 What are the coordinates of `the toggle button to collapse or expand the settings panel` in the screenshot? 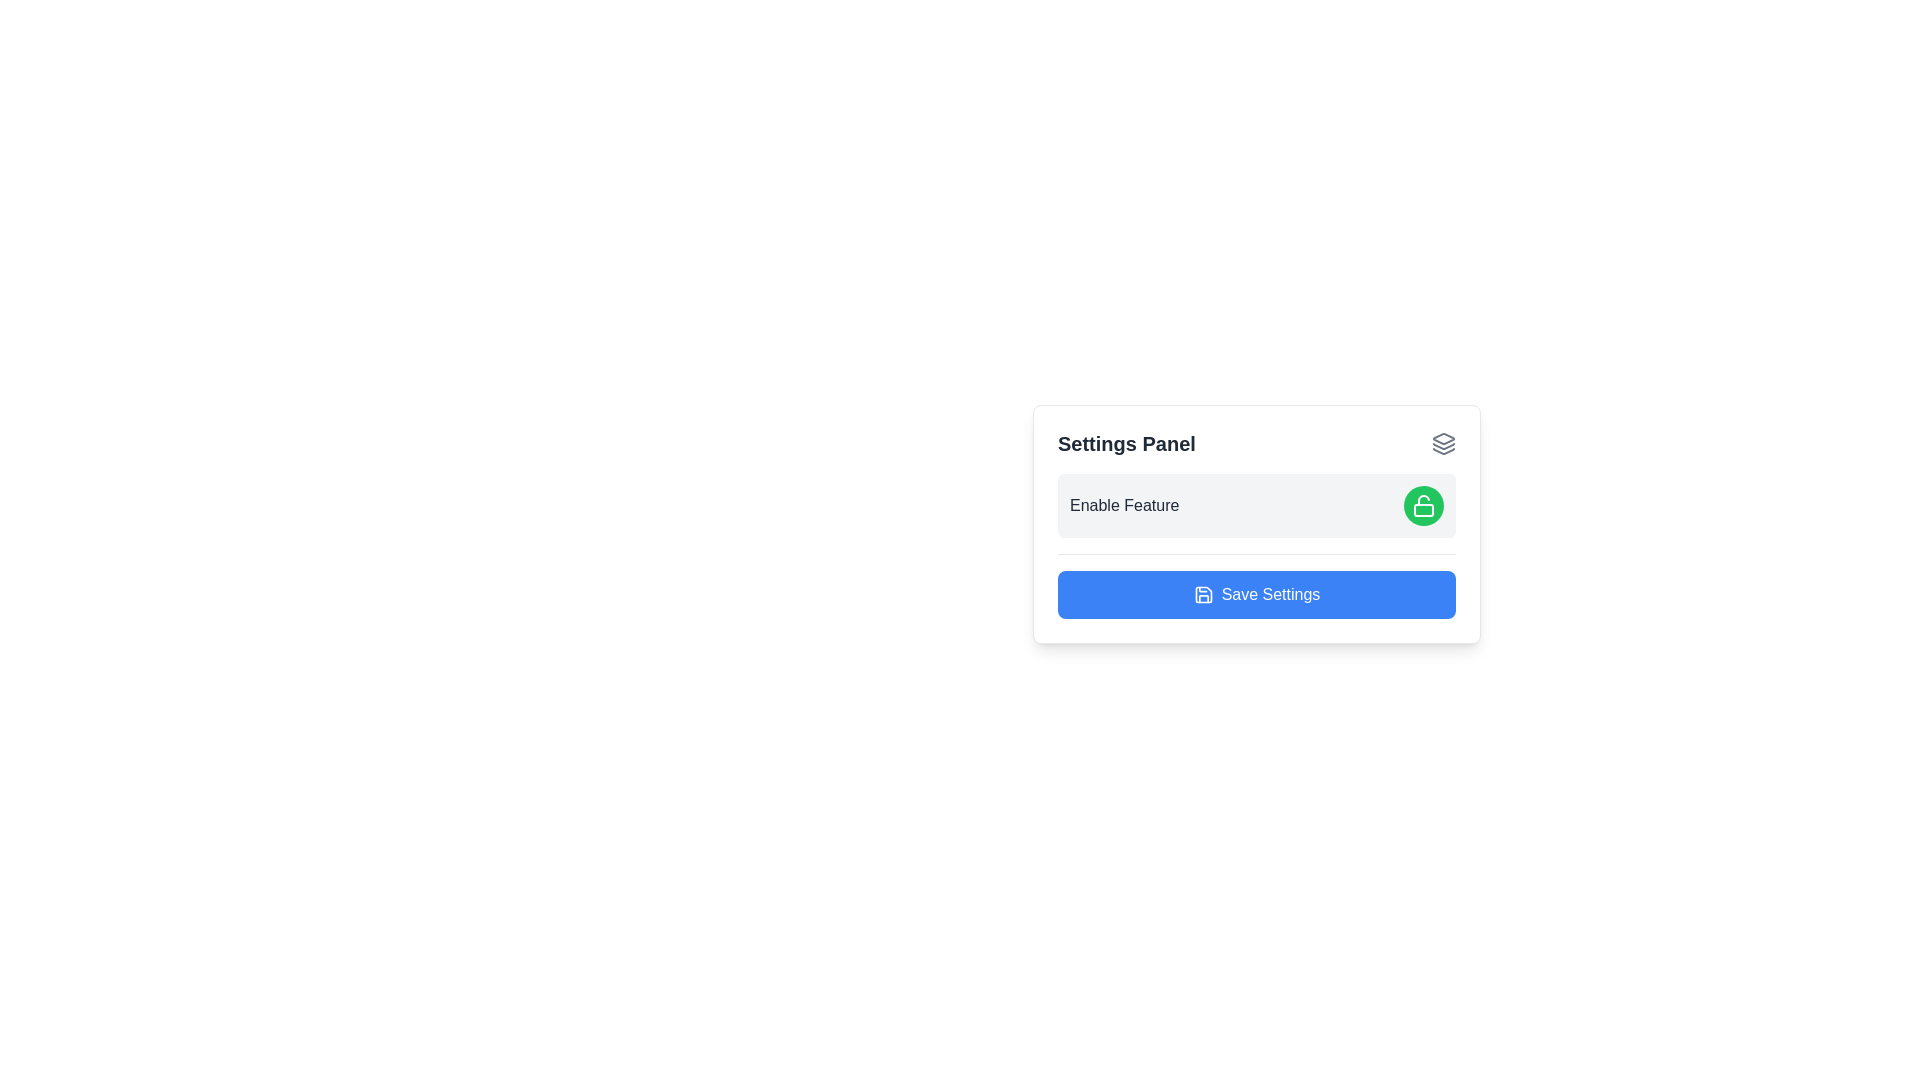 It's located at (1444, 442).